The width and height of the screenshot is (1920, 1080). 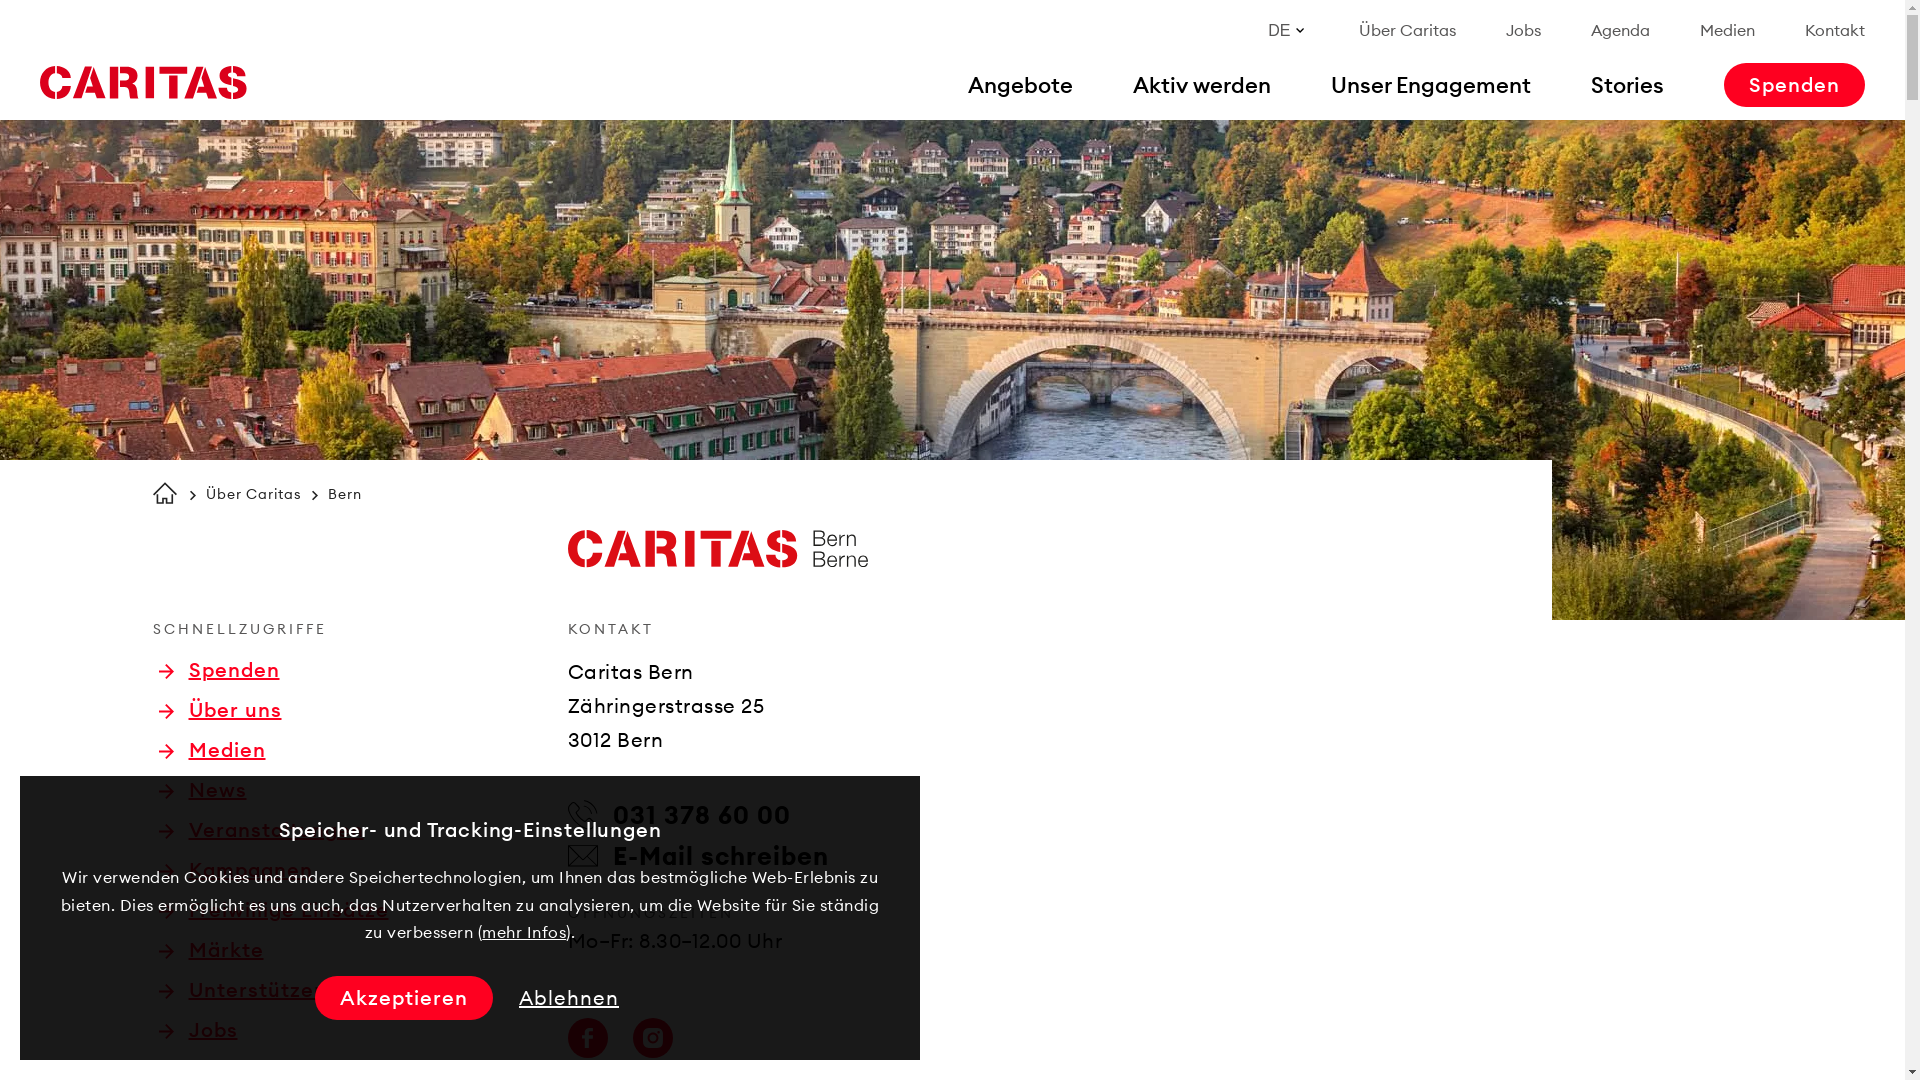 I want to click on 'Kampagnen', so click(x=235, y=869).